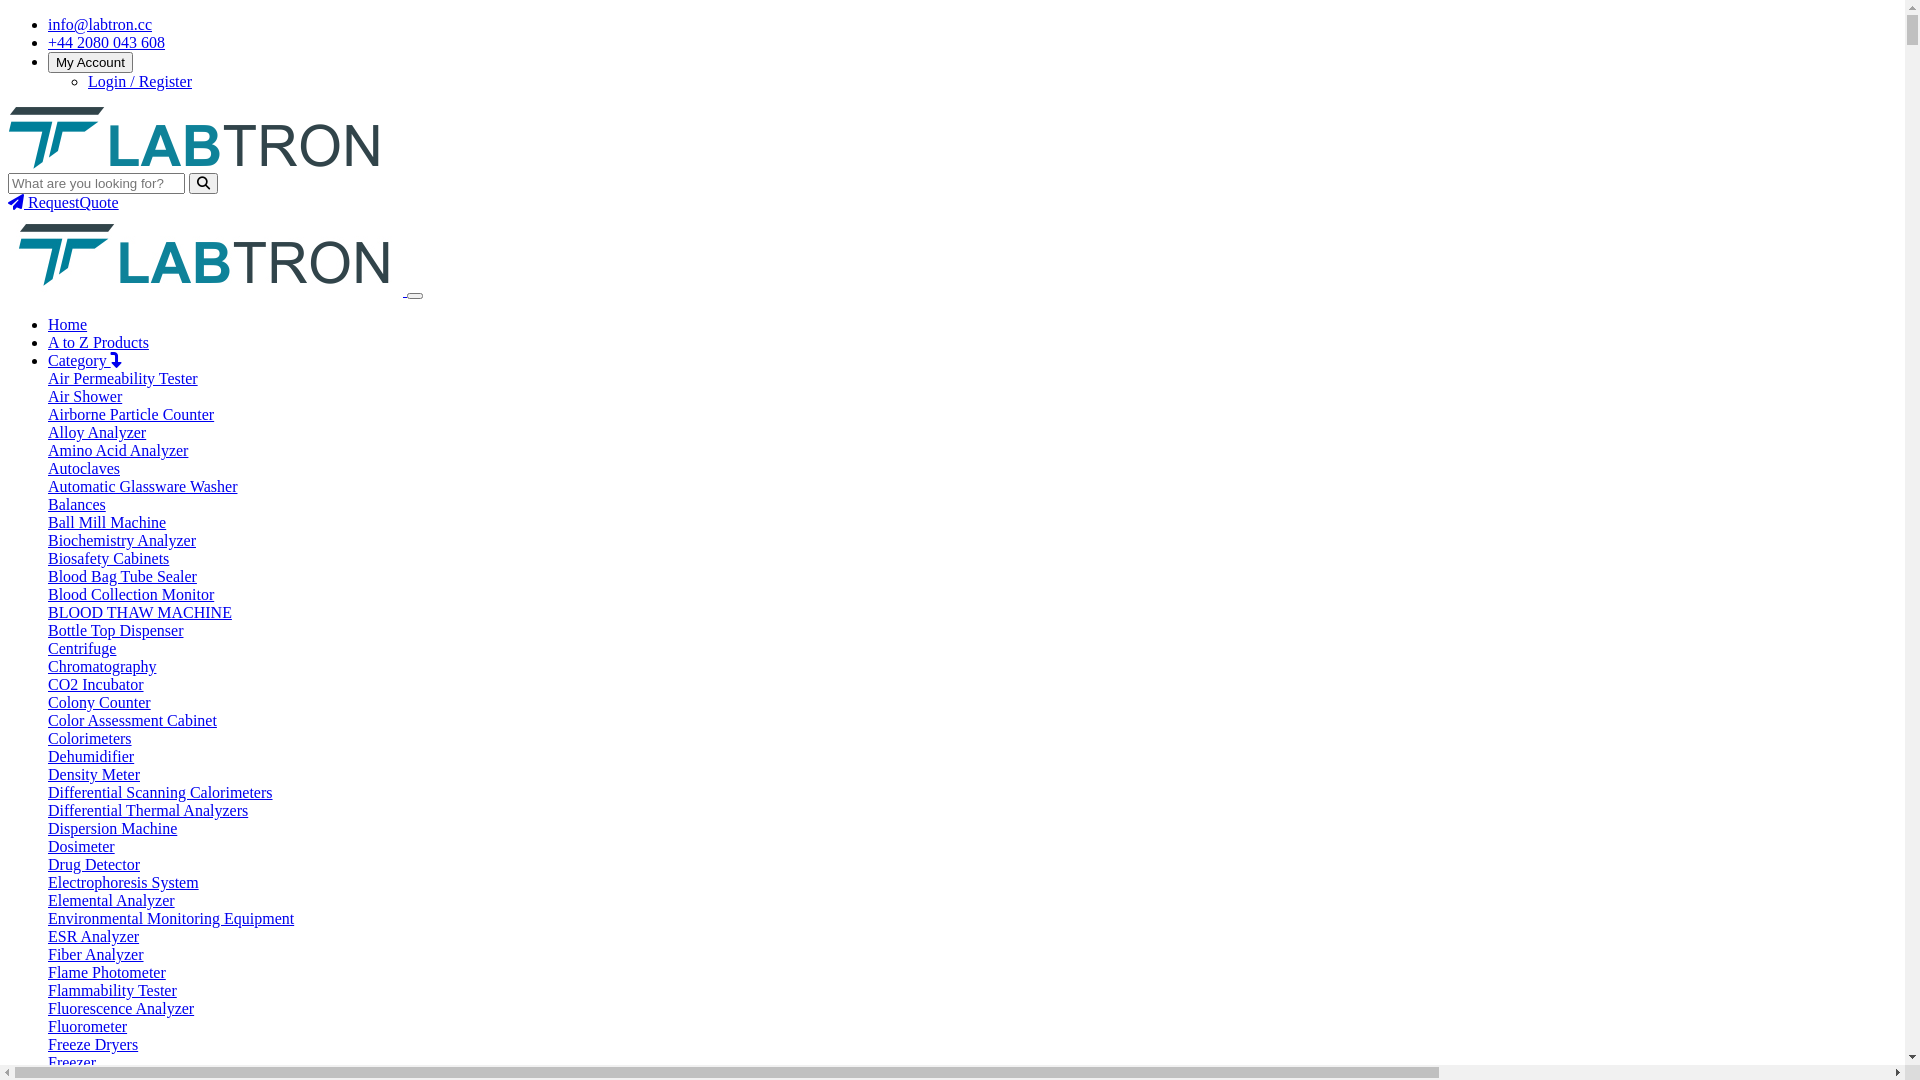 This screenshot has height=1080, width=1920. I want to click on 'Dispersion Machine', so click(48, 828).